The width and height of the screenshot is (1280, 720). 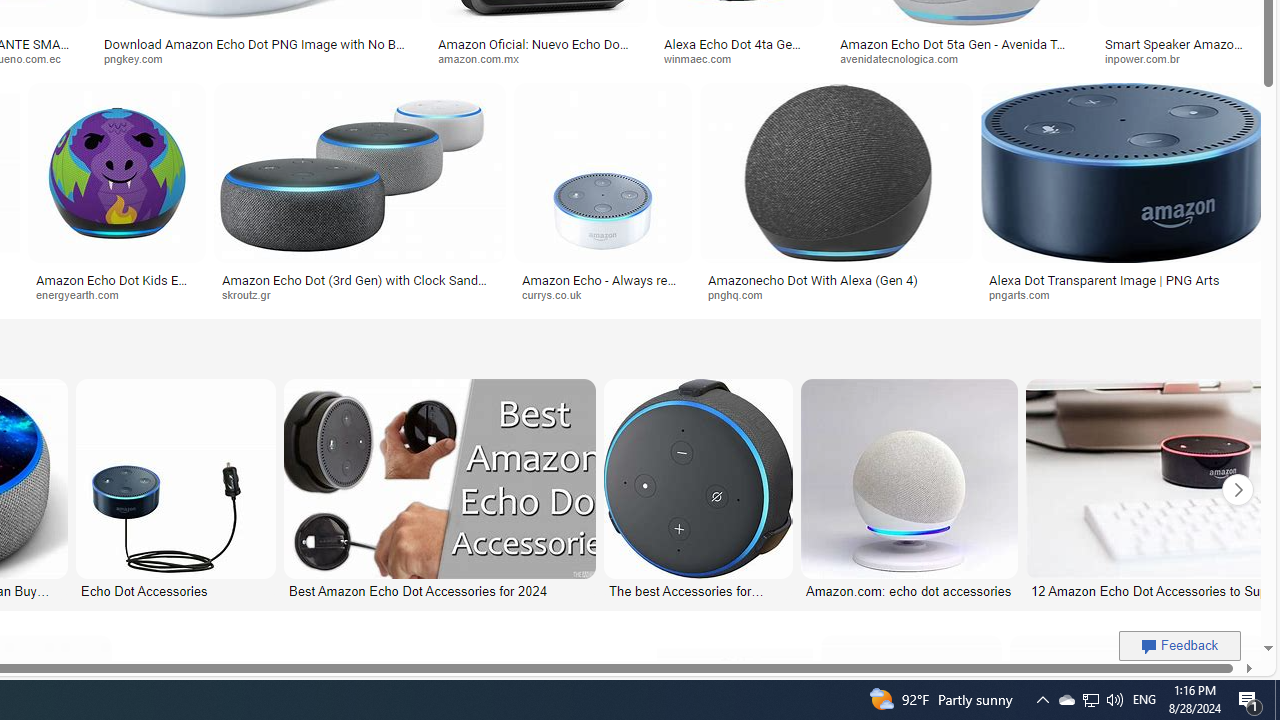 I want to click on 'amazon.com.mx', so click(x=485, y=57).